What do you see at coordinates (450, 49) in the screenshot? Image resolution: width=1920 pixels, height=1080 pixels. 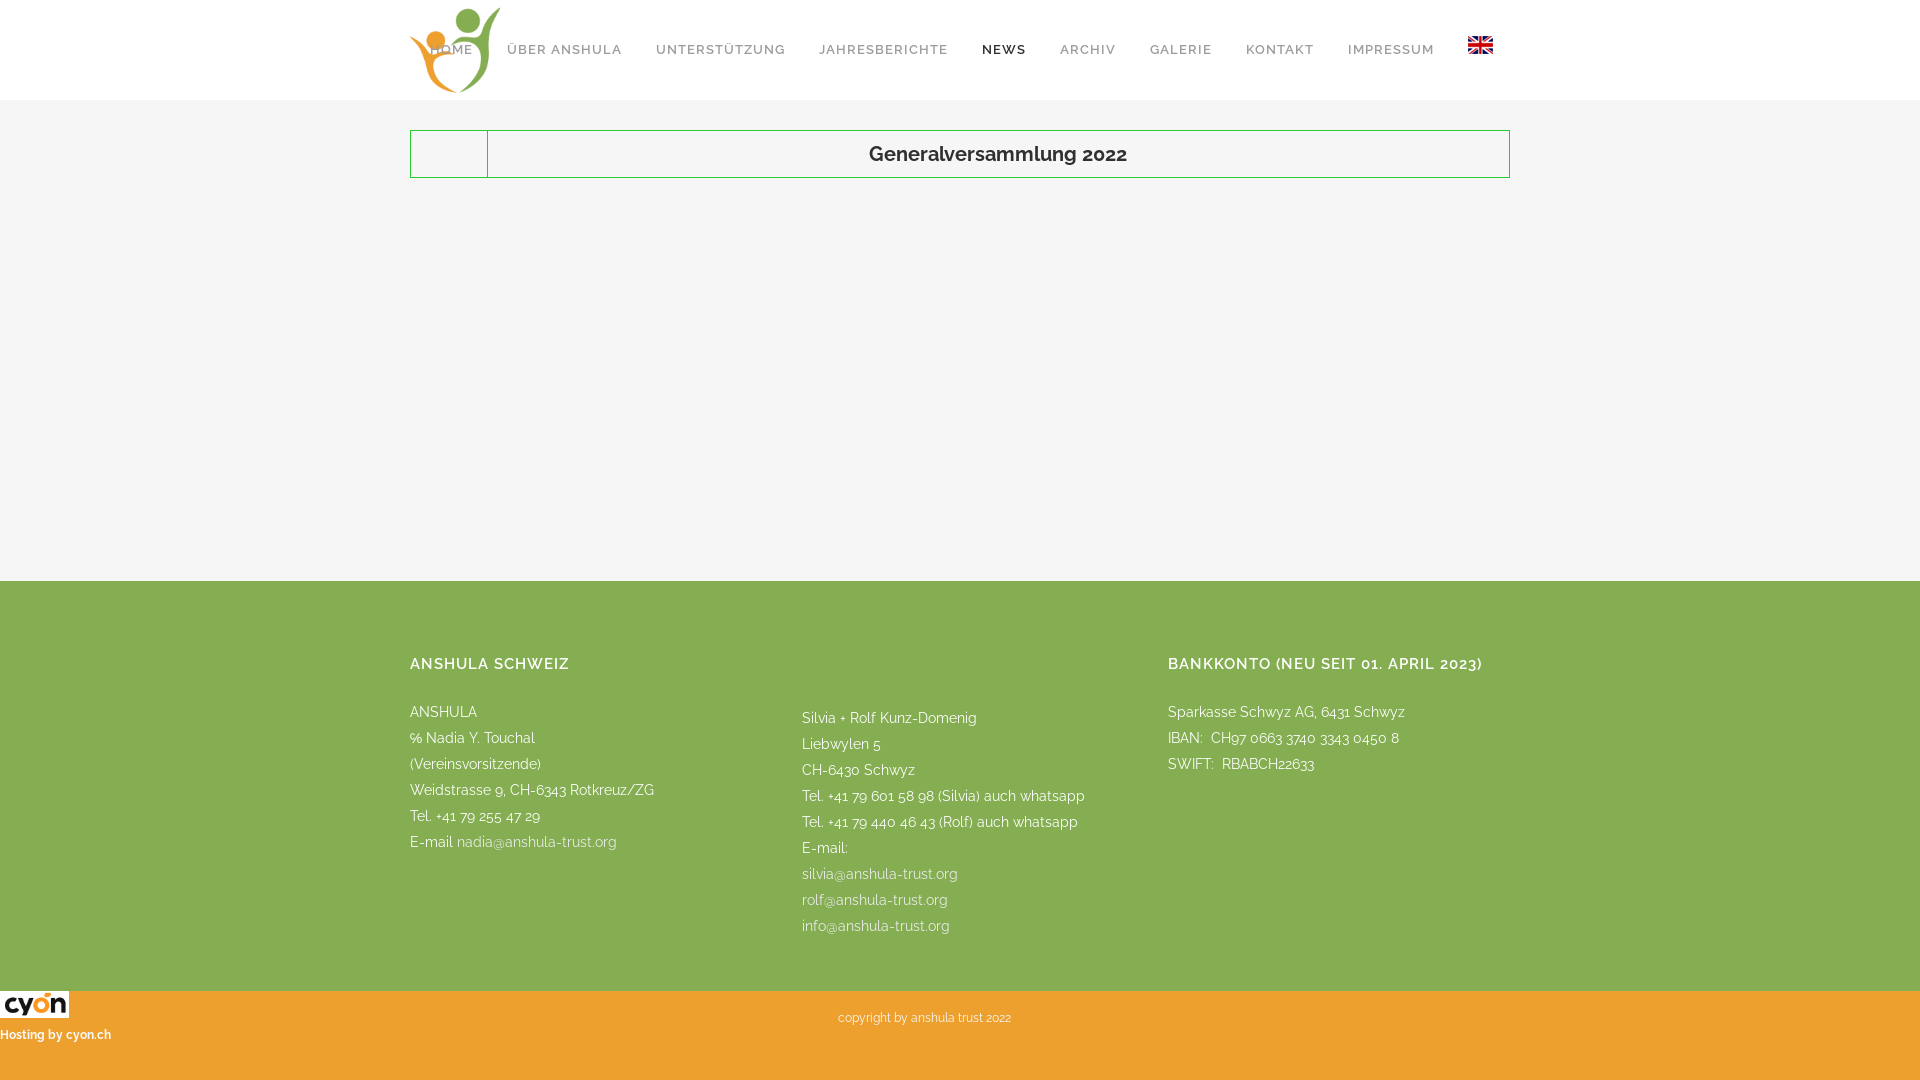 I see `'HOME'` at bounding box center [450, 49].